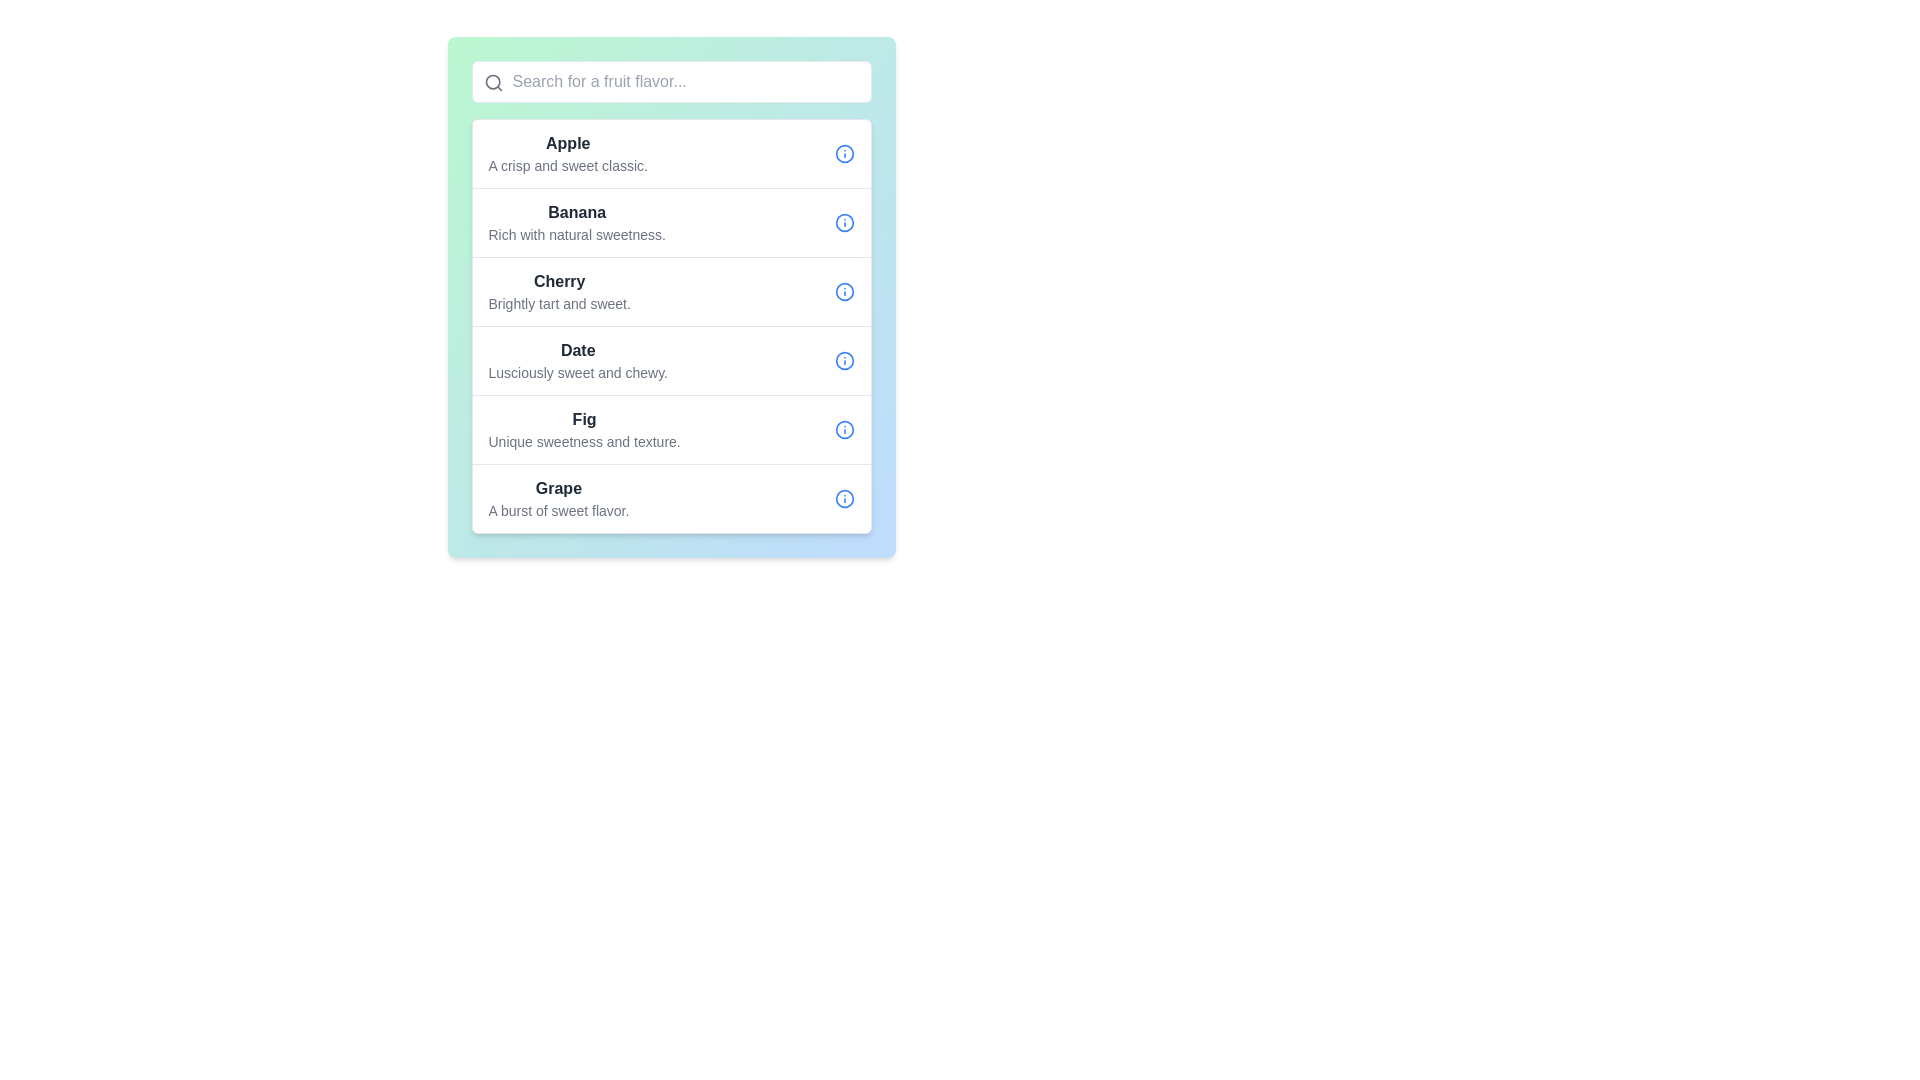 The image size is (1920, 1080). Describe the element at coordinates (671, 297) in the screenshot. I see `the third list item displaying 'Cherry' with the description 'Brightly tart and sweet.'` at that location.